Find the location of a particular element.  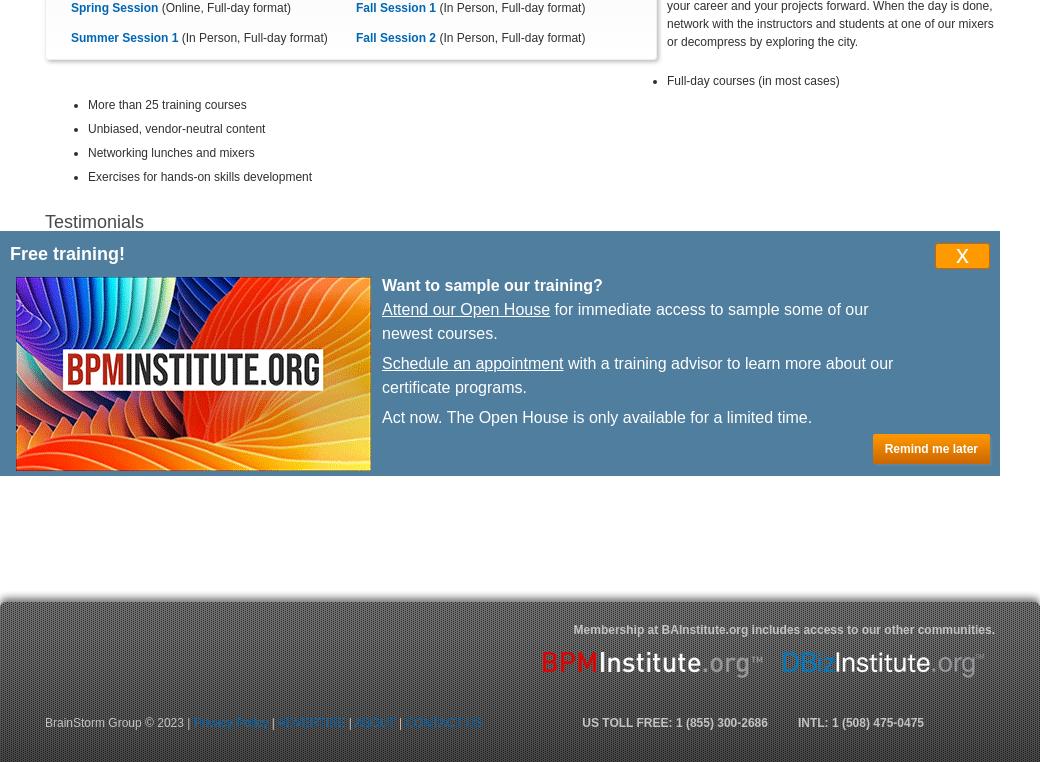

'More than 25 training courses' is located at coordinates (167, 104).